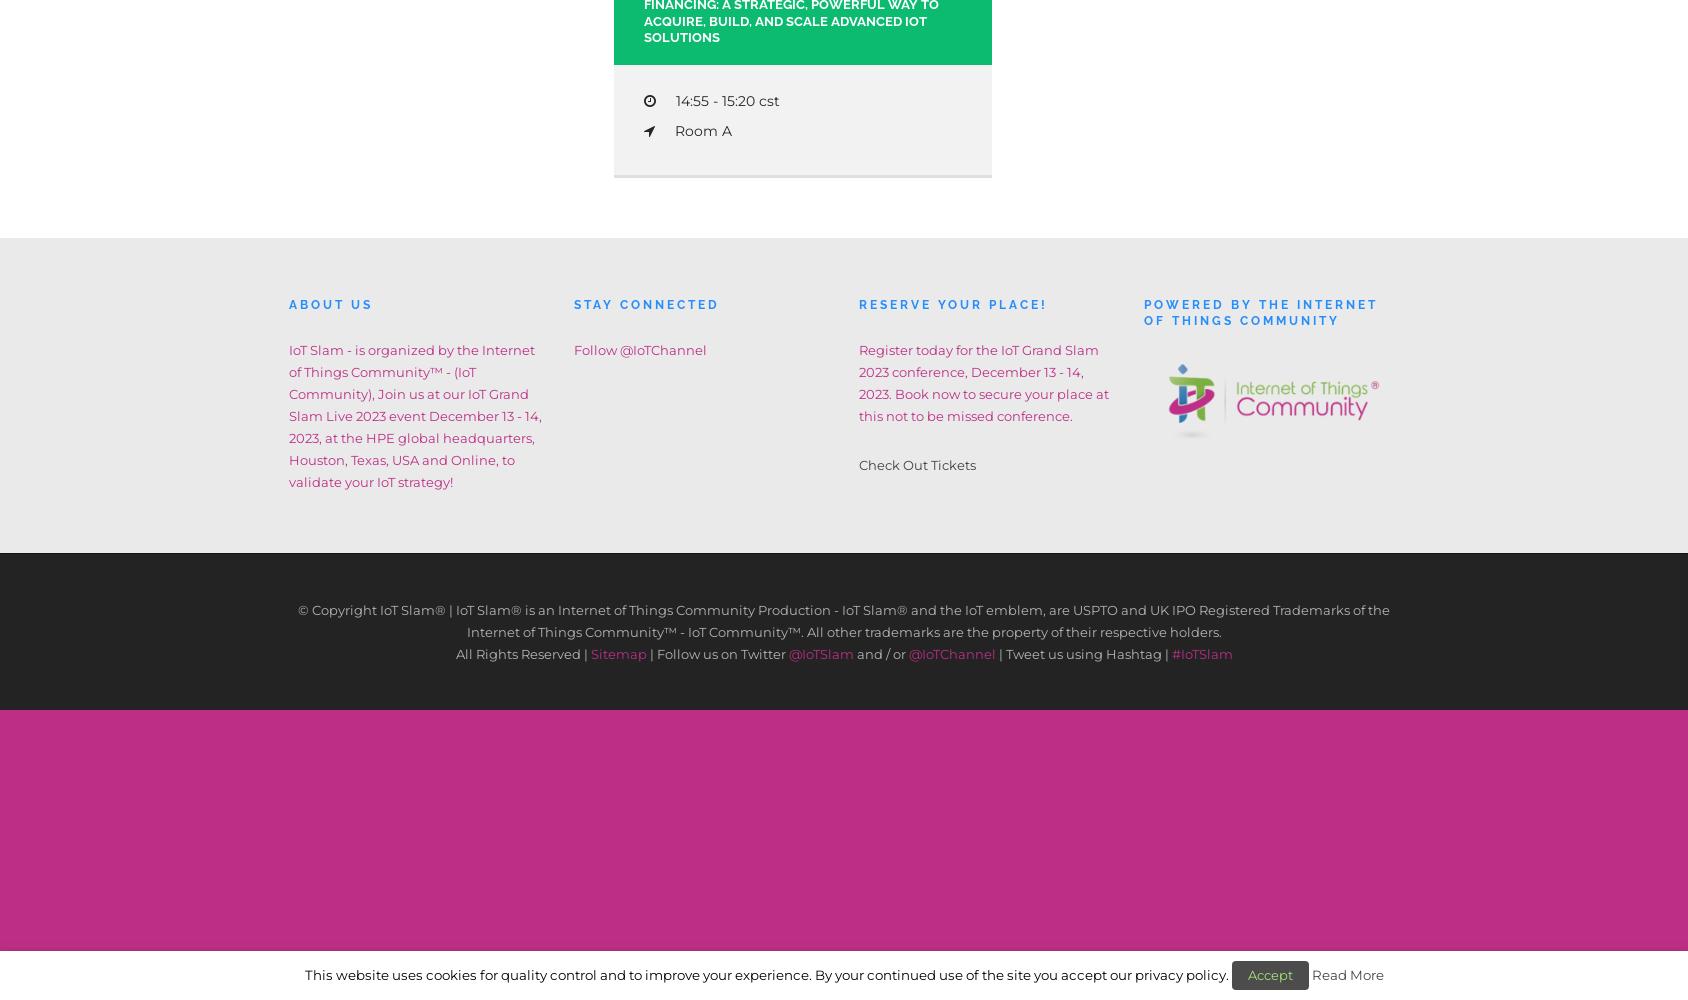 Image resolution: width=1688 pixels, height=1000 pixels. I want to click on '| Follow us on Twitter', so click(644, 654).